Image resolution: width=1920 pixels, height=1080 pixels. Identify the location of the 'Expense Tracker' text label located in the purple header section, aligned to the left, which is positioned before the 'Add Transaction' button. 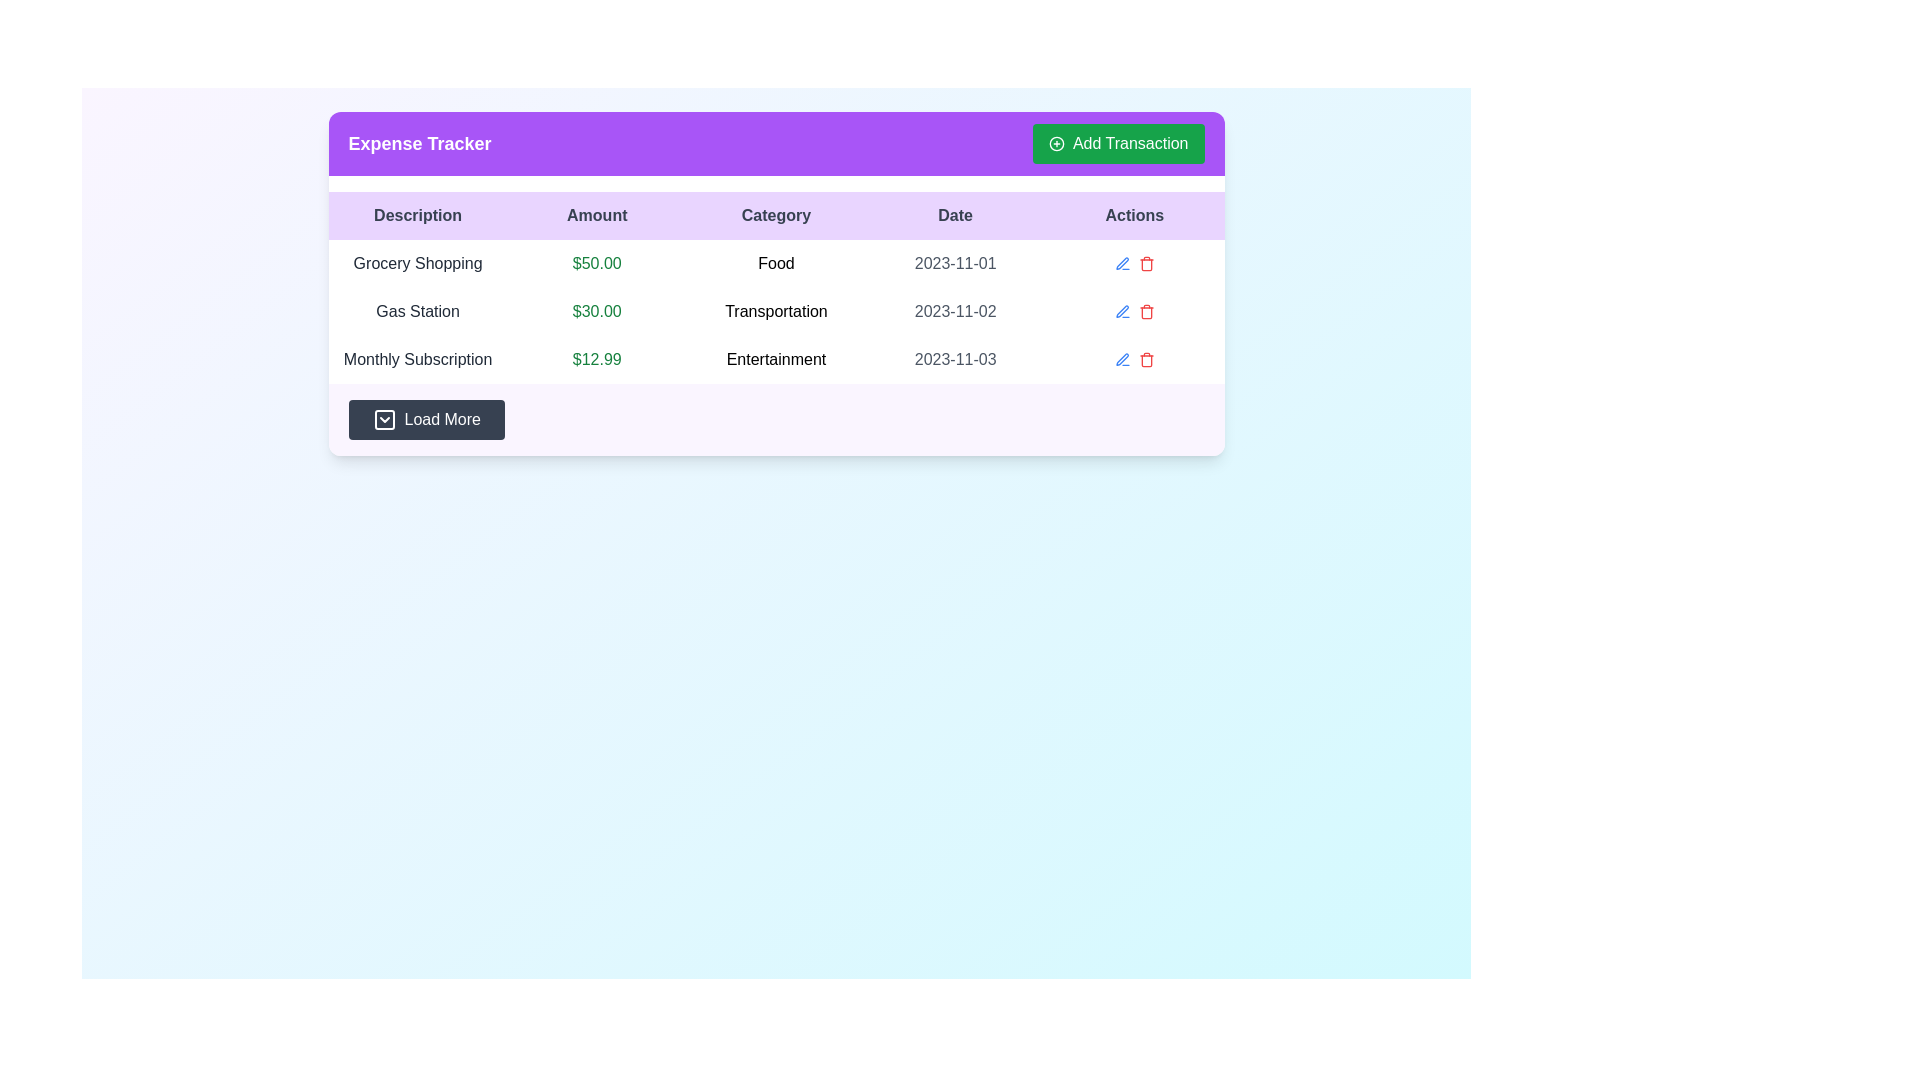
(419, 142).